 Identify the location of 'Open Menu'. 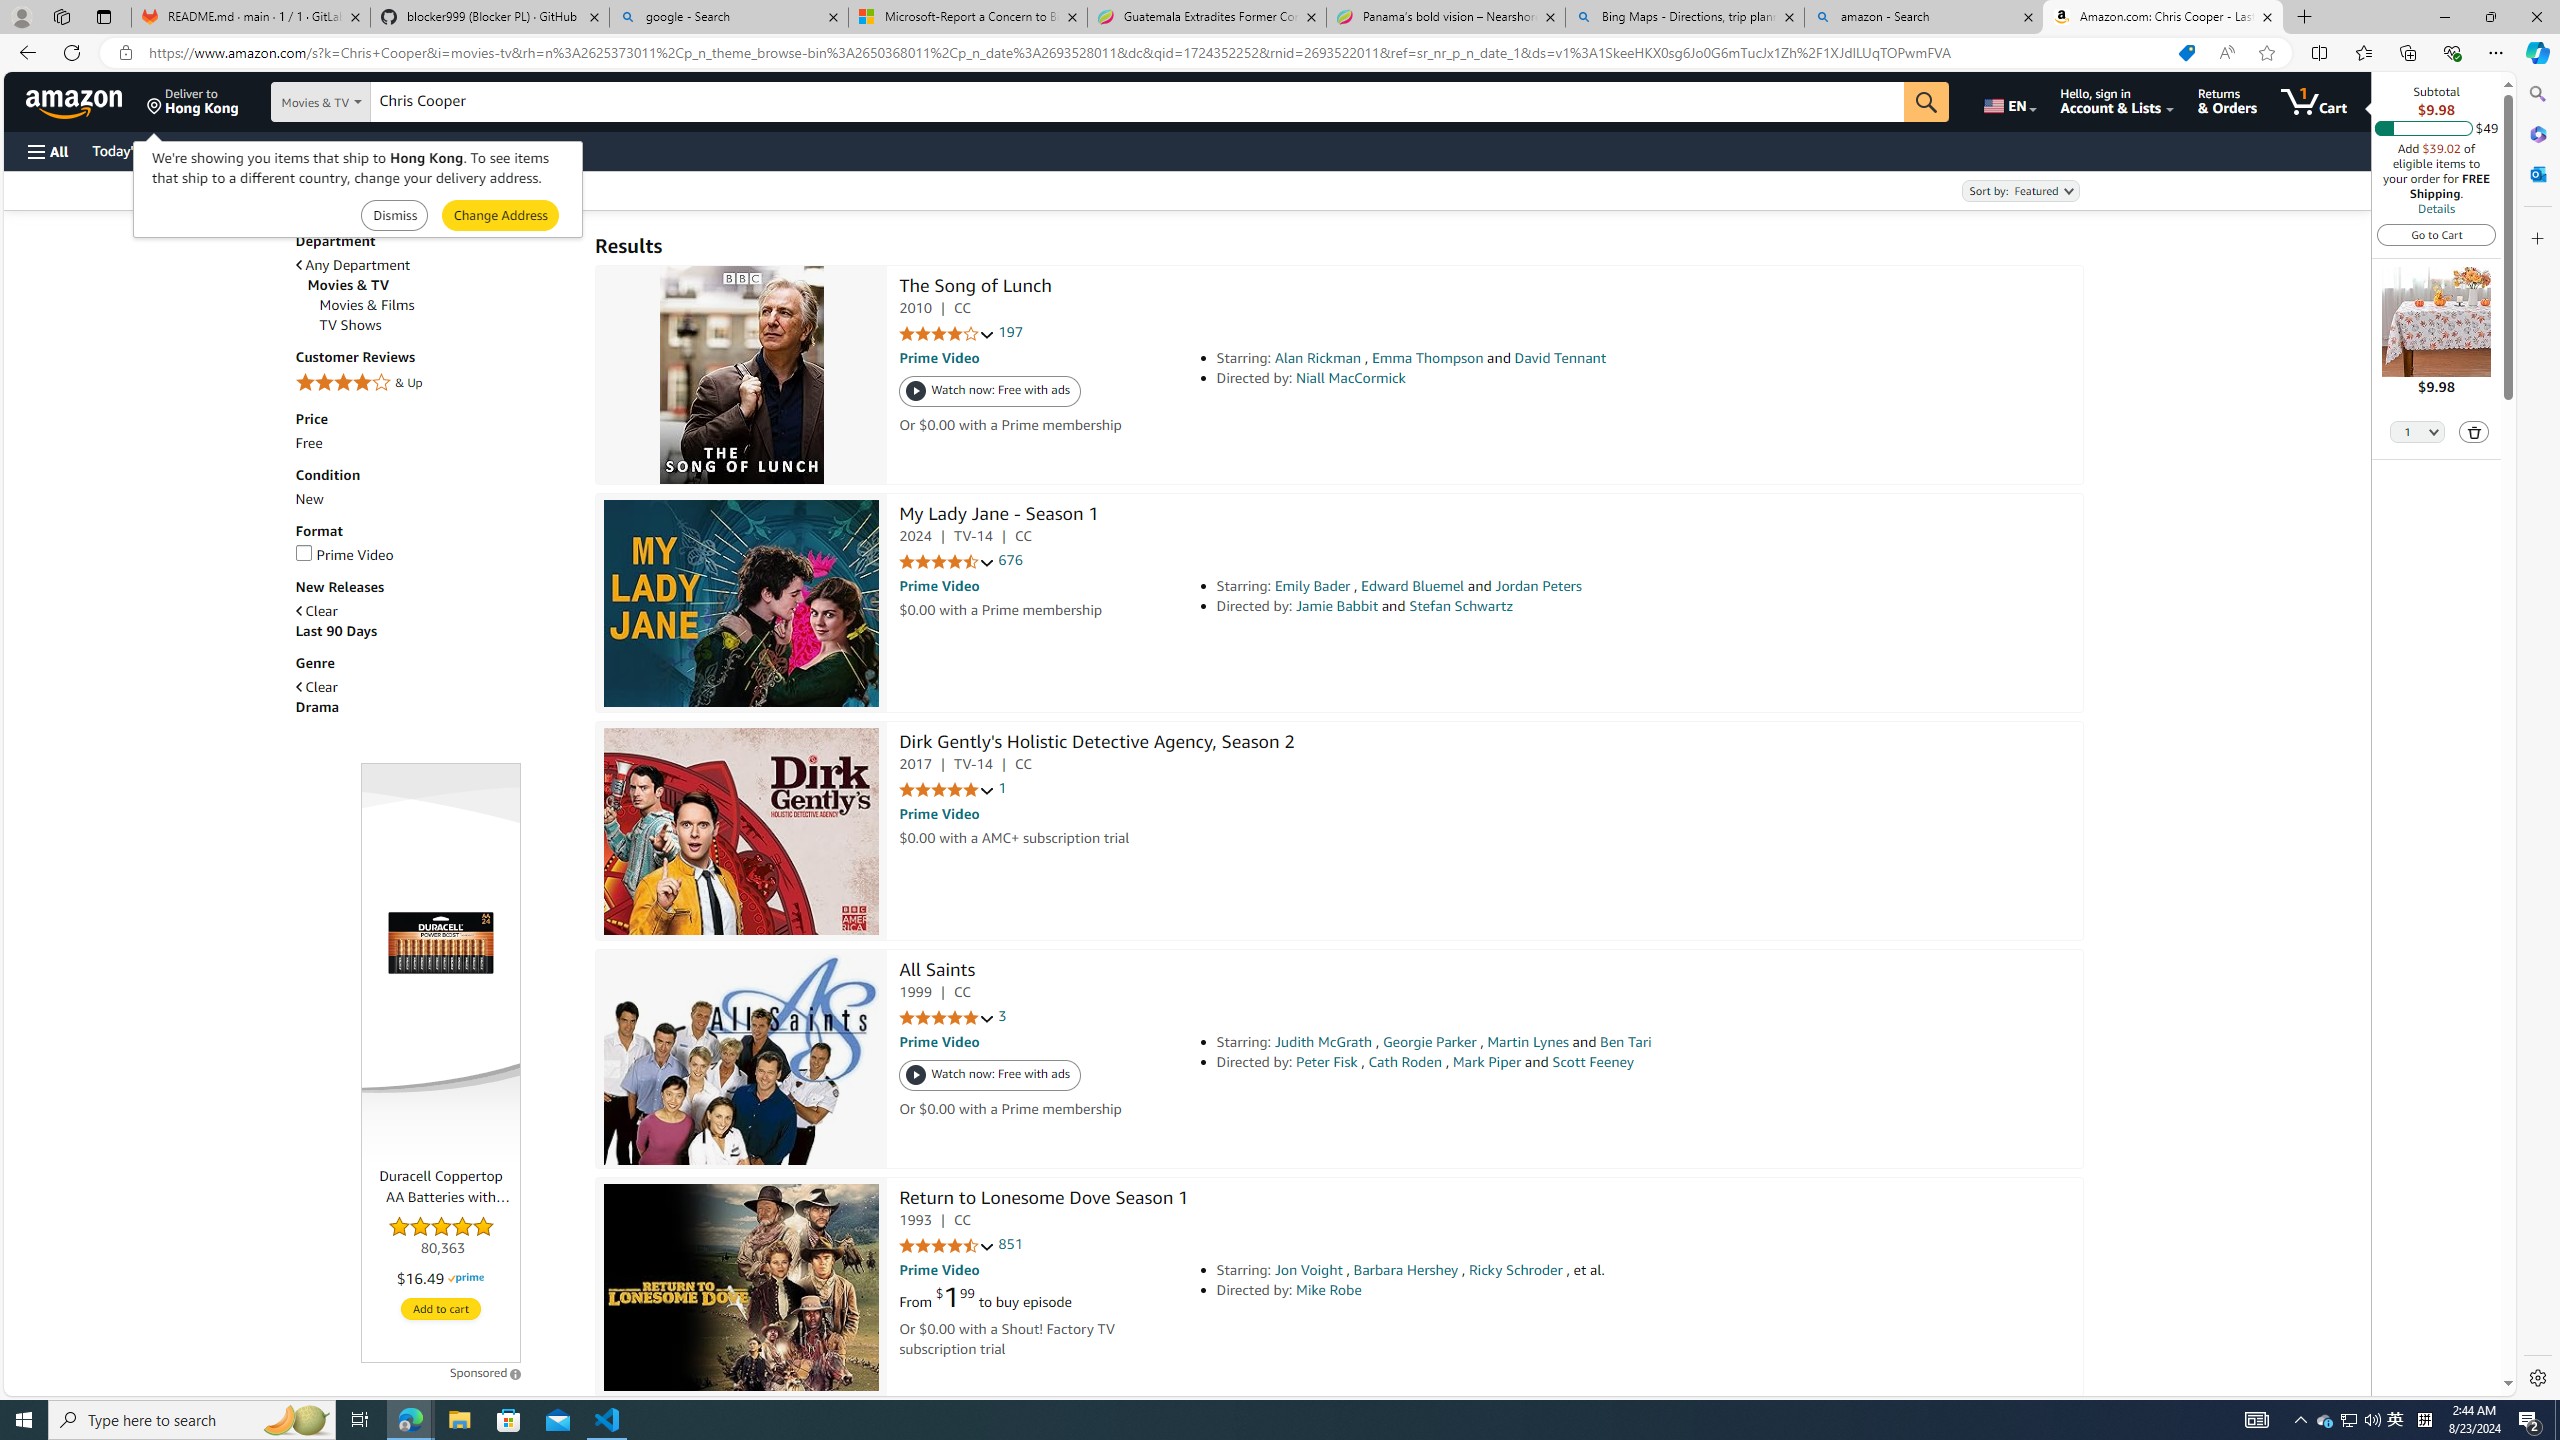
(46, 150).